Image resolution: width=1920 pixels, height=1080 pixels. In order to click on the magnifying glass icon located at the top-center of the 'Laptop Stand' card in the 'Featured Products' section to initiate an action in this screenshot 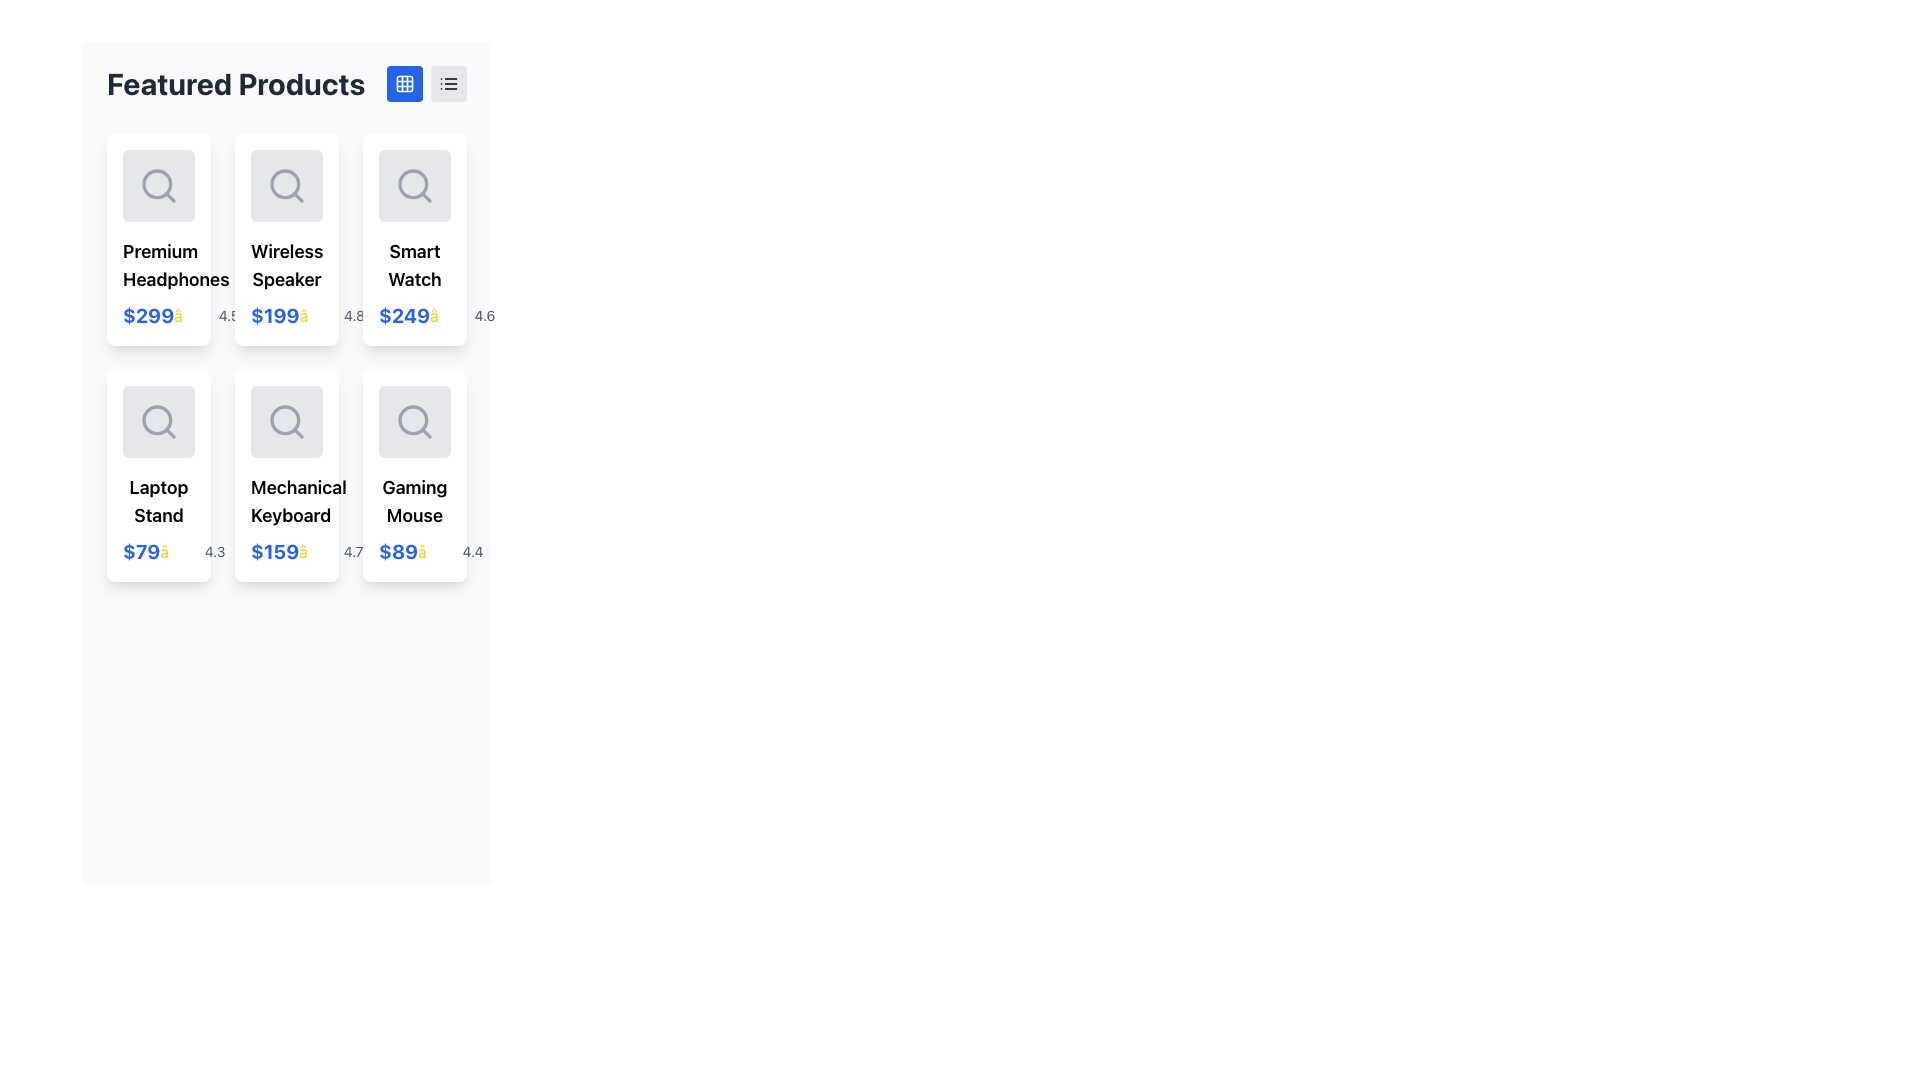, I will do `click(157, 420)`.